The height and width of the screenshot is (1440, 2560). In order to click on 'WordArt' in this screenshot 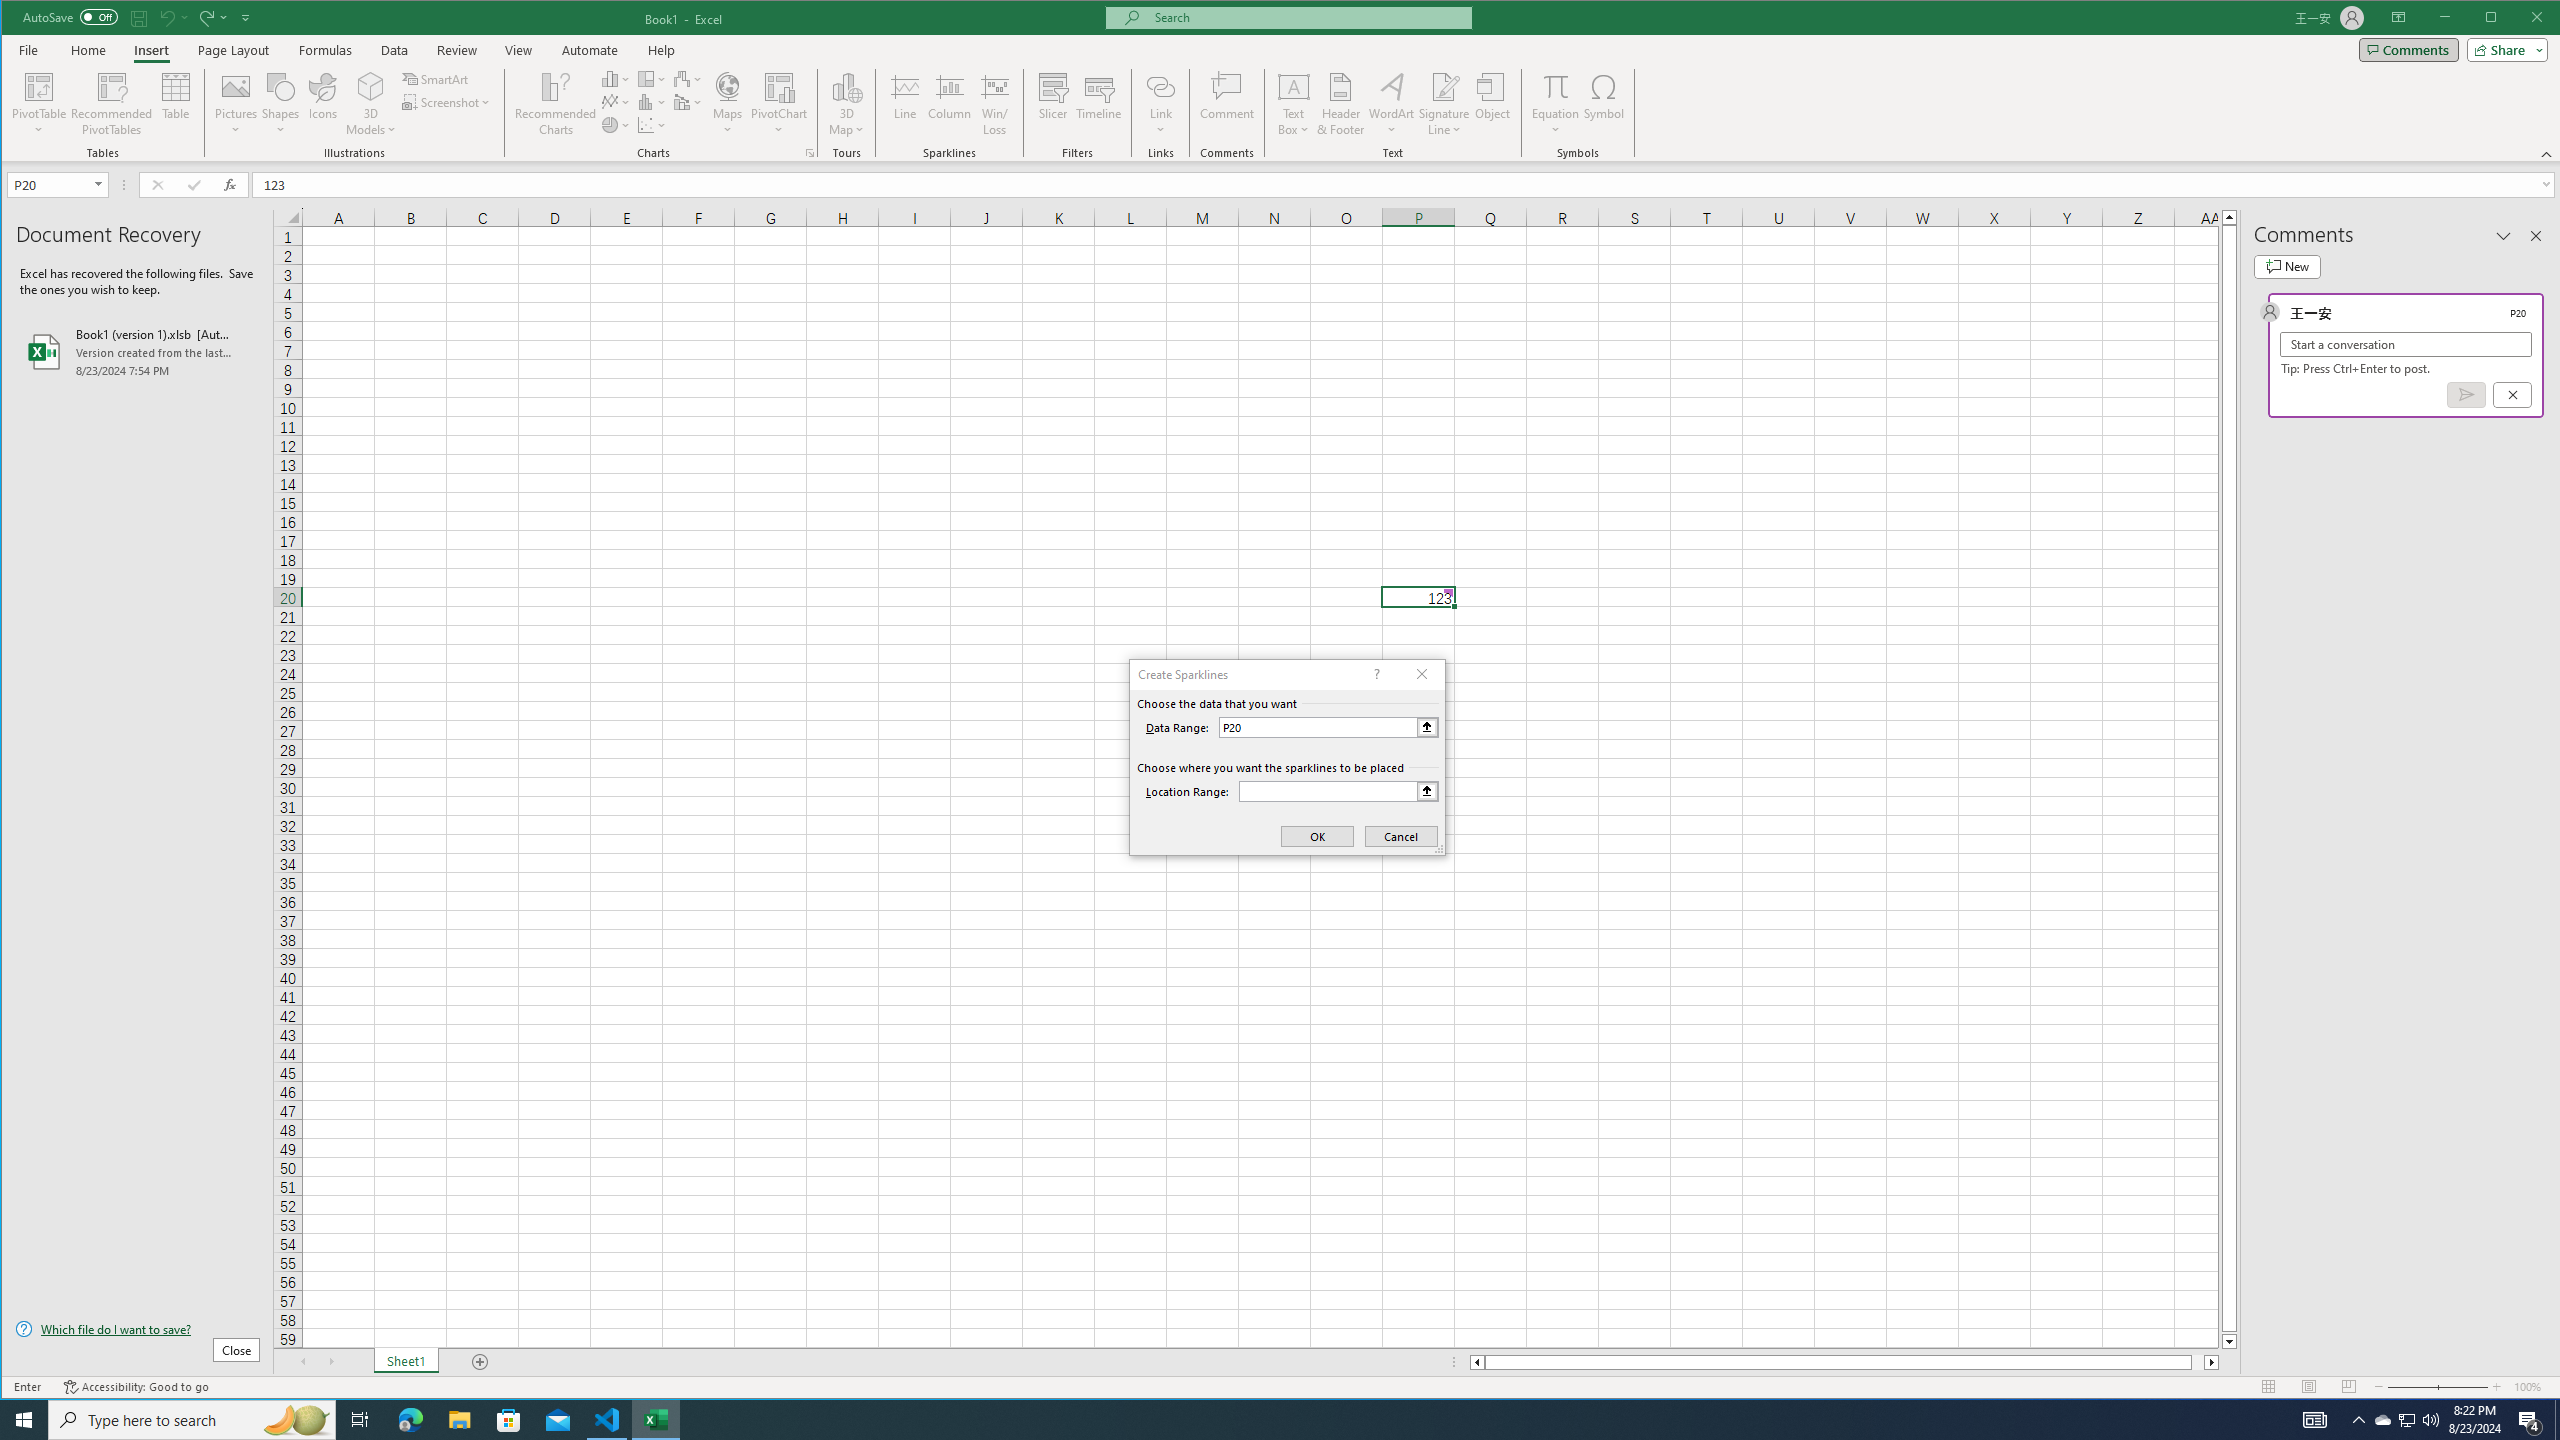, I will do `click(1391, 103)`.